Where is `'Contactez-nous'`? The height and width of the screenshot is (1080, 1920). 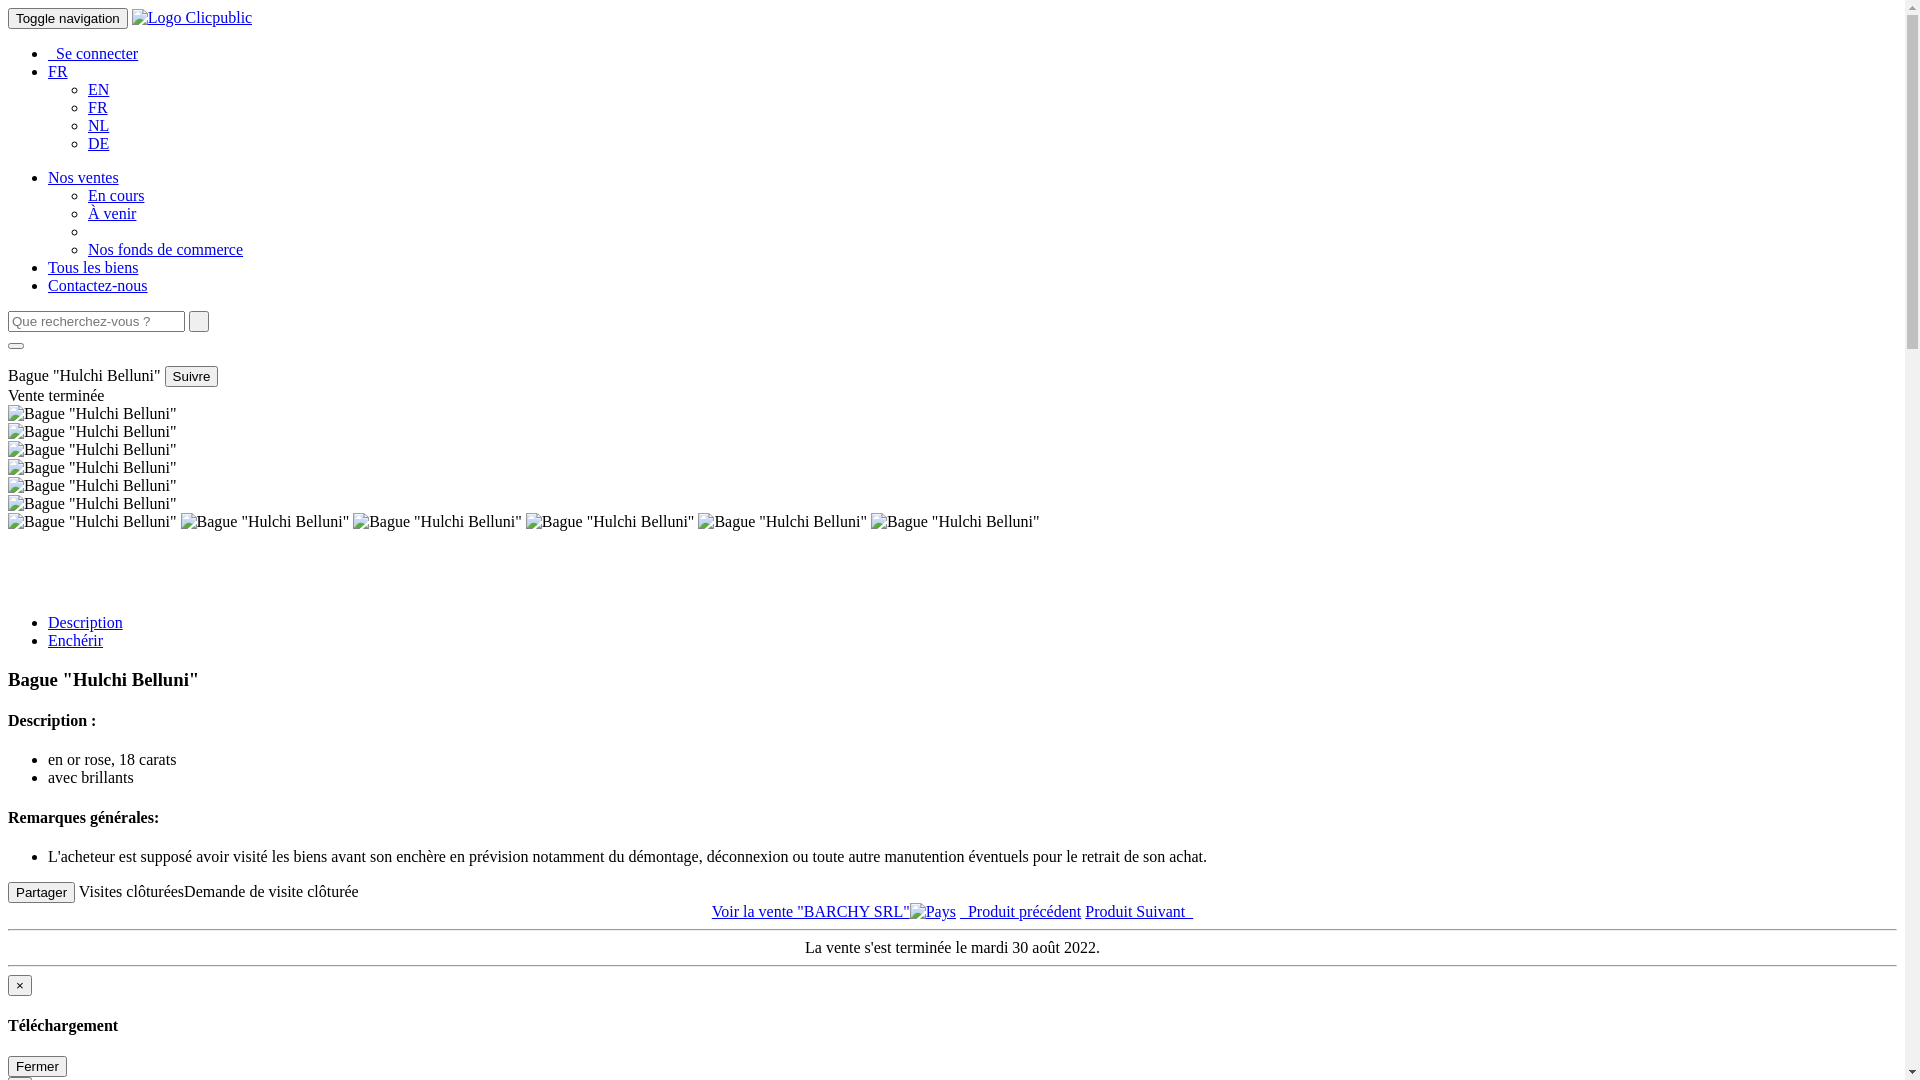 'Contactez-nous' is located at coordinates (96, 285).